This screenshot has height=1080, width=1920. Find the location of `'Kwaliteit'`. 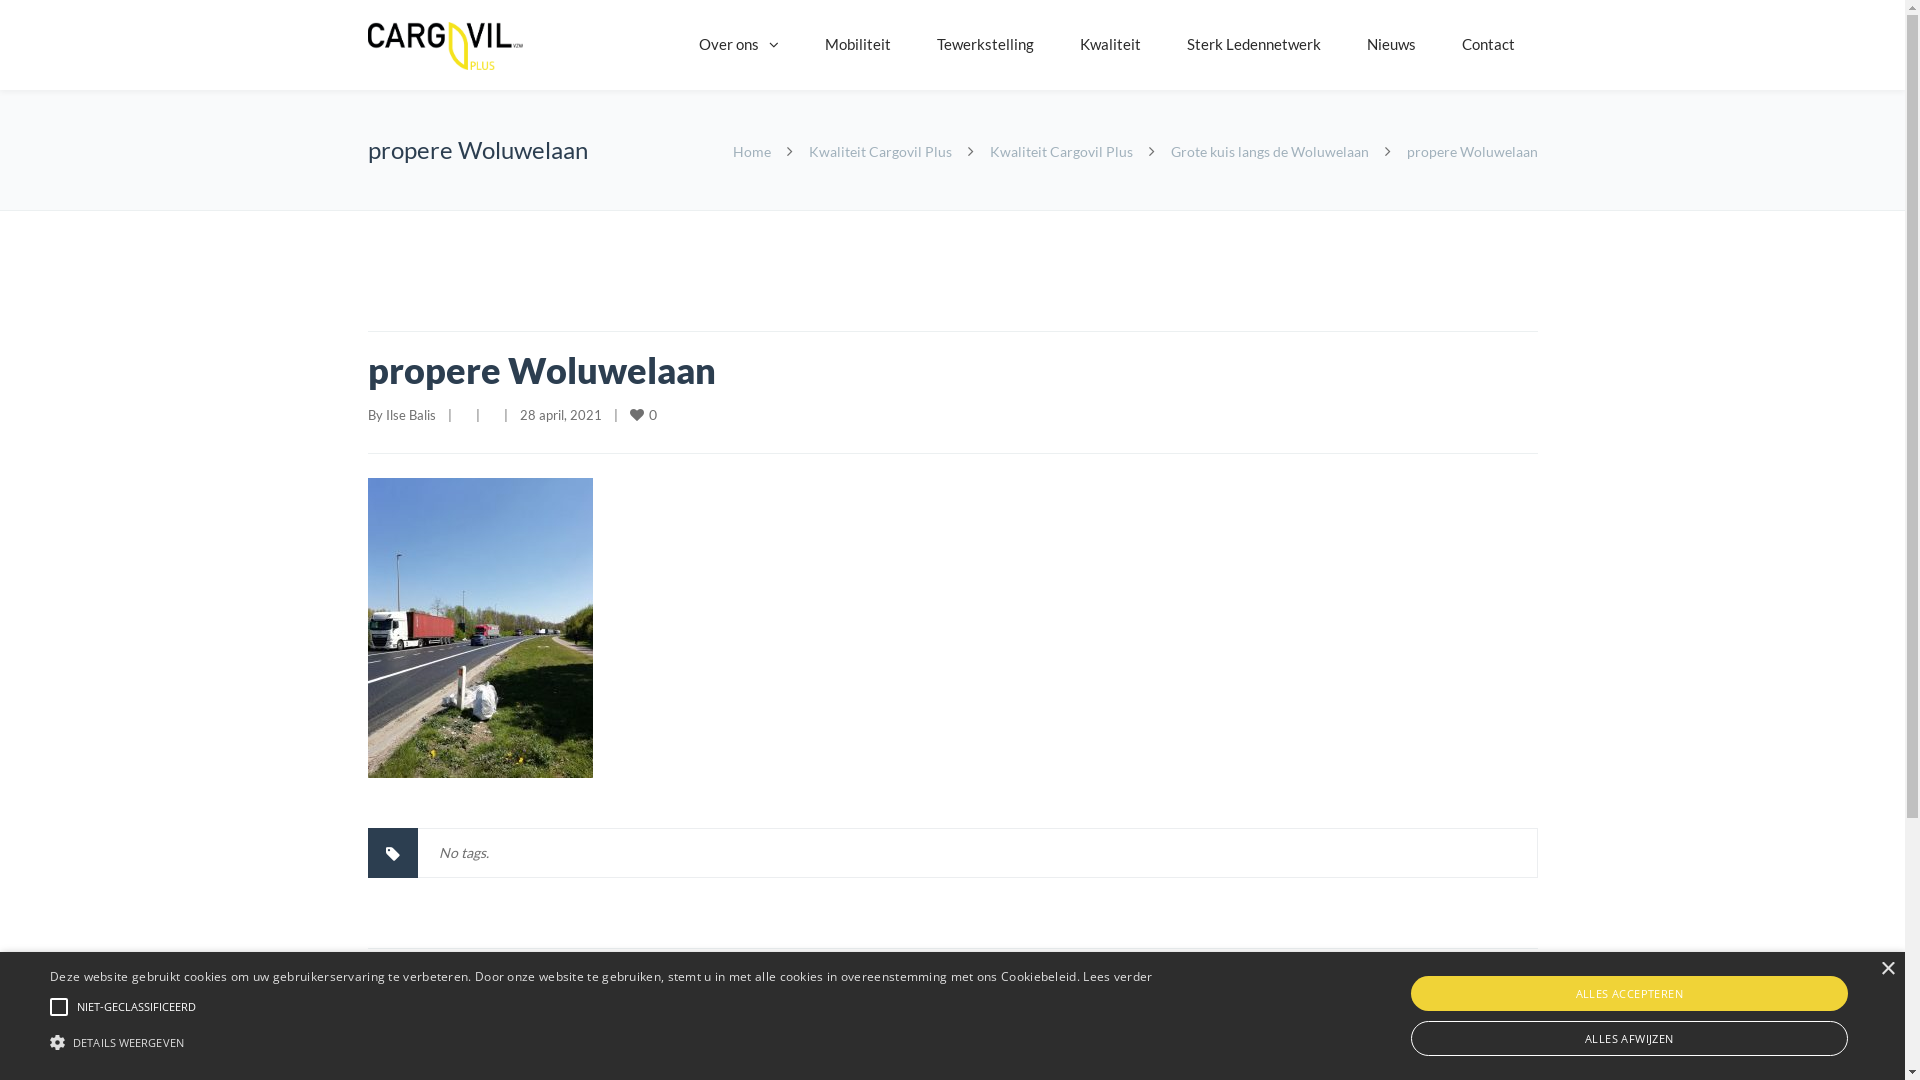

'Kwaliteit' is located at coordinates (1055, 45).